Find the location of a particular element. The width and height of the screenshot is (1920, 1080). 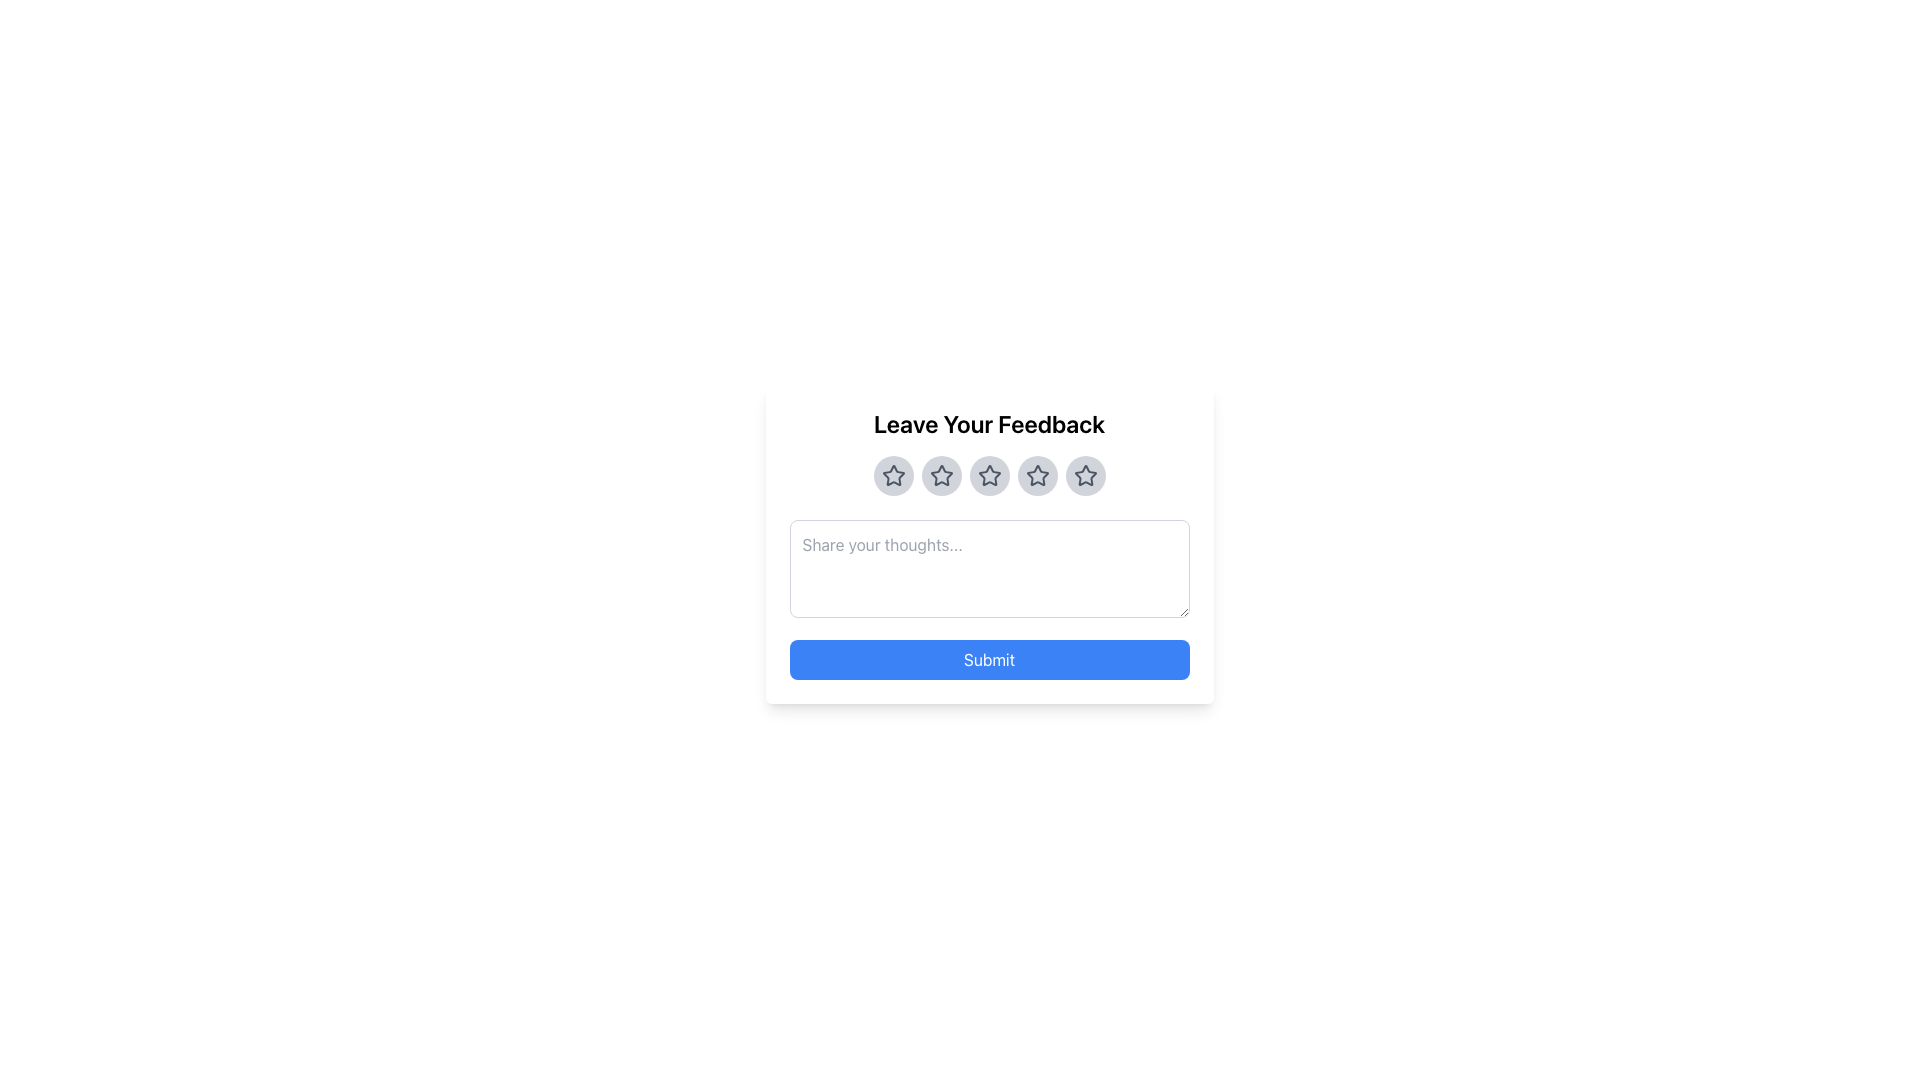

the bold text element reading 'Leave Your Feedback' located at the top of the feedback form is located at coordinates (989, 423).